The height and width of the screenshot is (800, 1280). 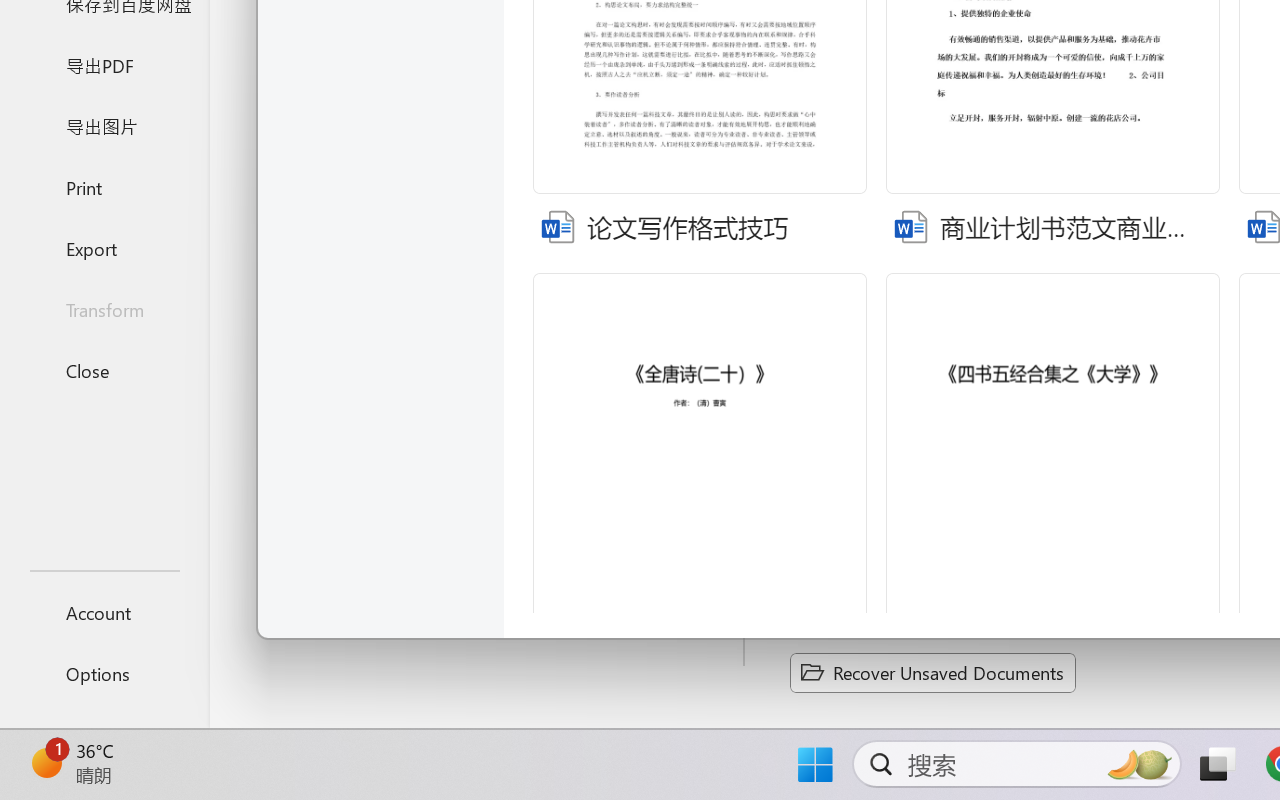 What do you see at coordinates (103, 612) in the screenshot?
I see `'Account'` at bounding box center [103, 612].